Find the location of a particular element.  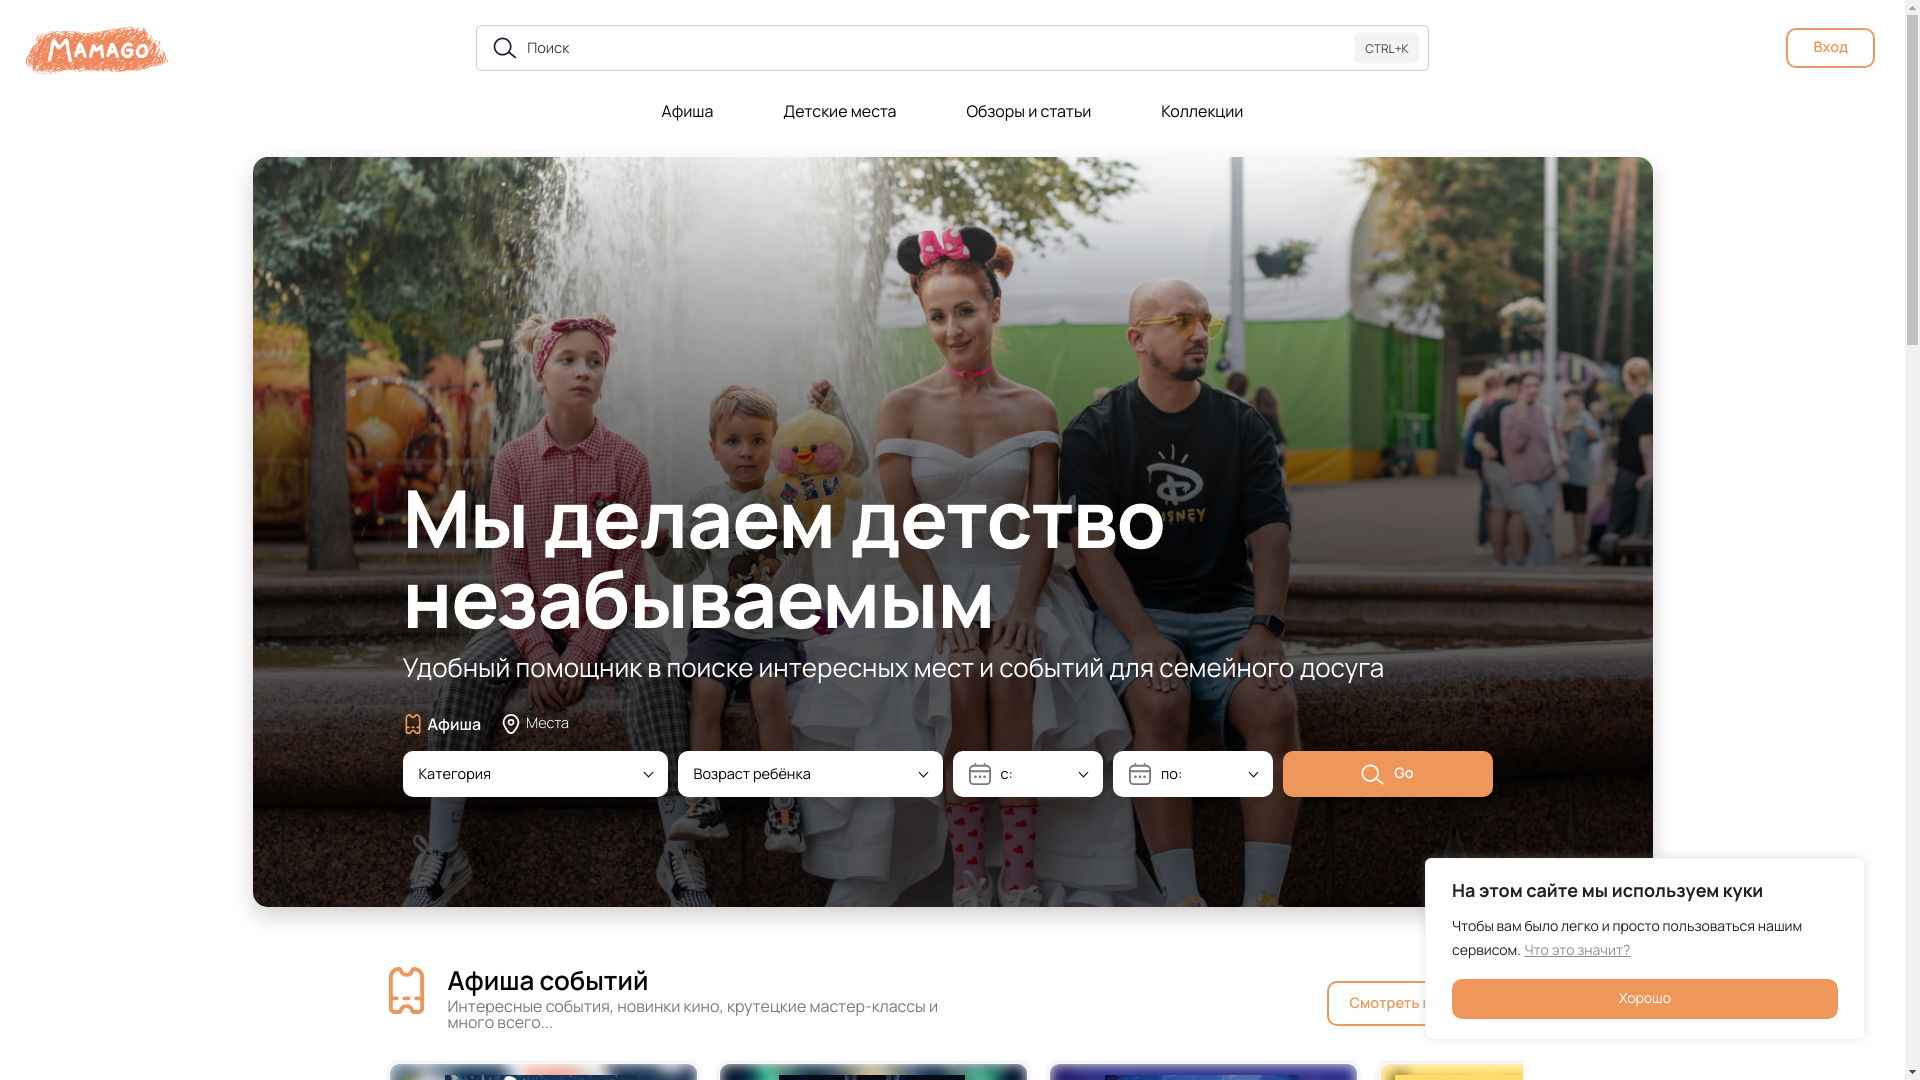

'Go' is located at coordinates (1386, 773).